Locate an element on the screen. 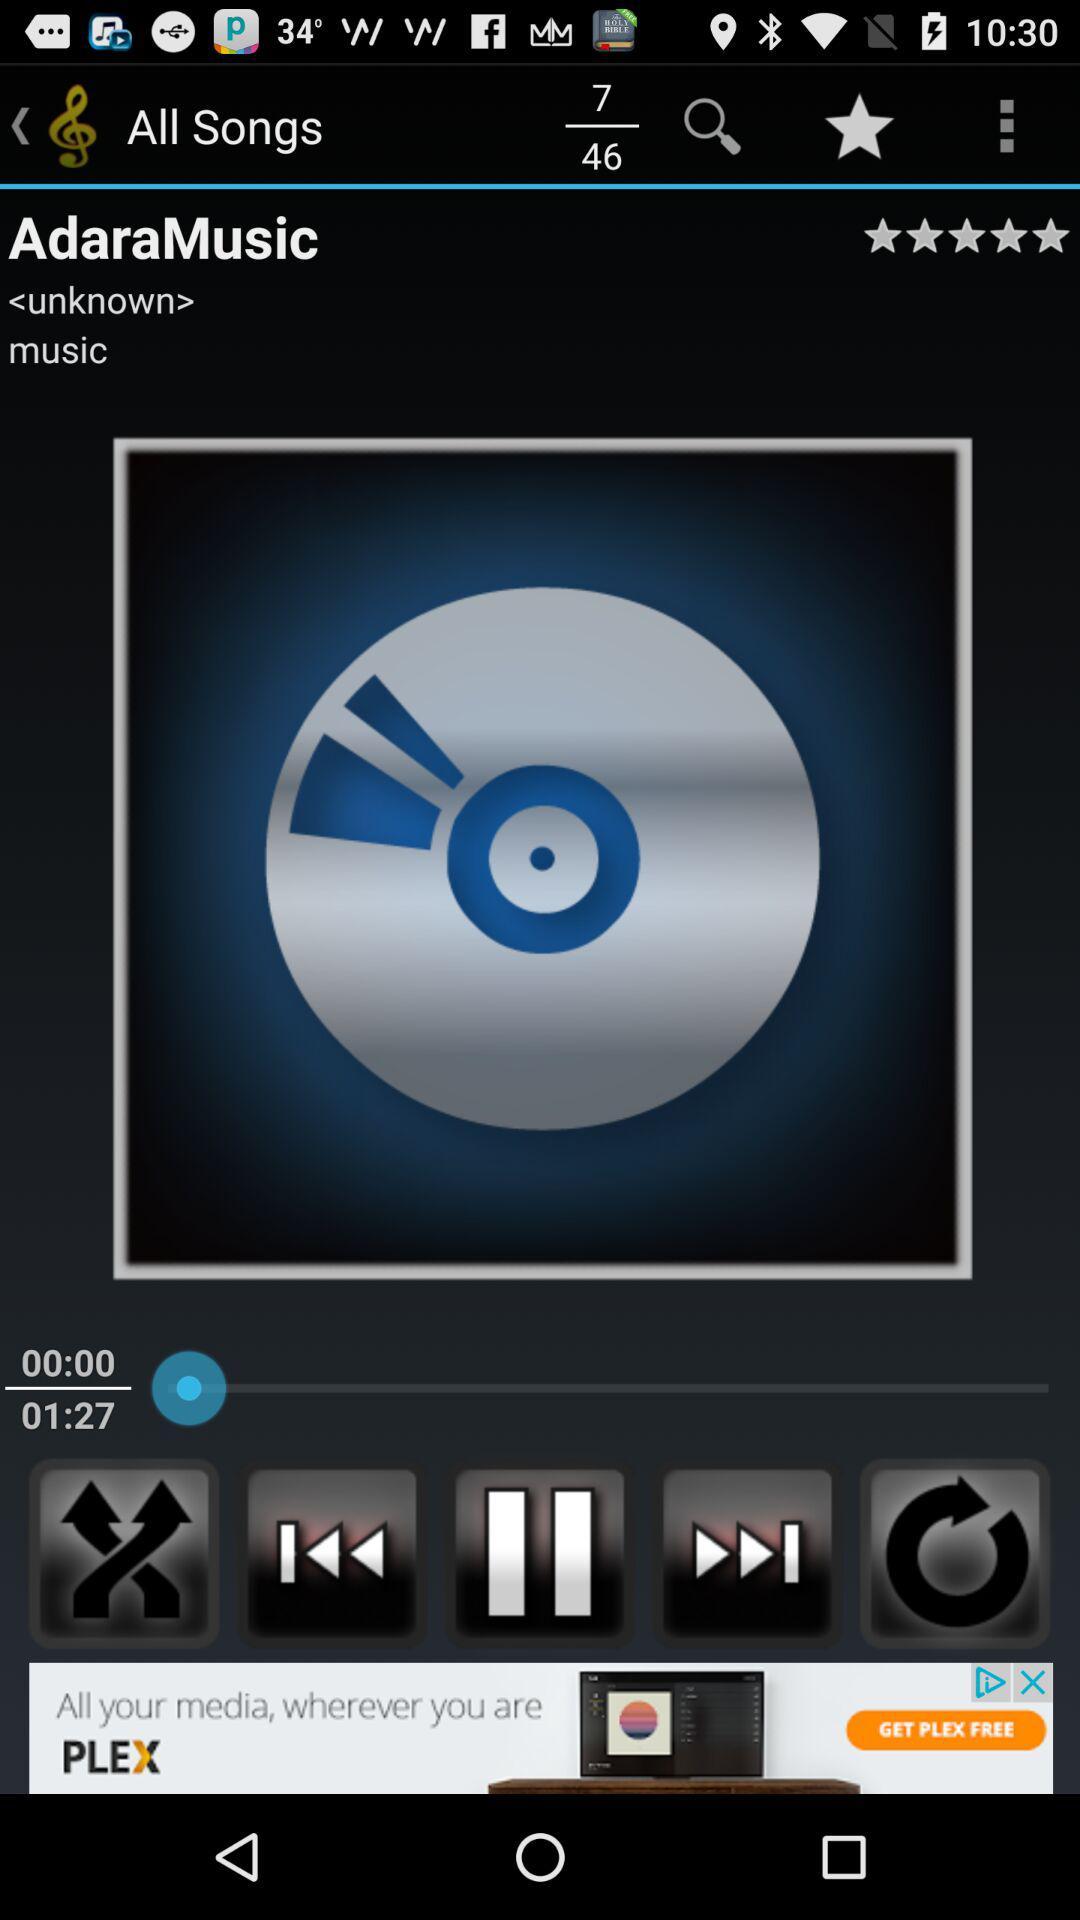 This screenshot has width=1080, height=1920. the av_rewind icon is located at coordinates (330, 1662).